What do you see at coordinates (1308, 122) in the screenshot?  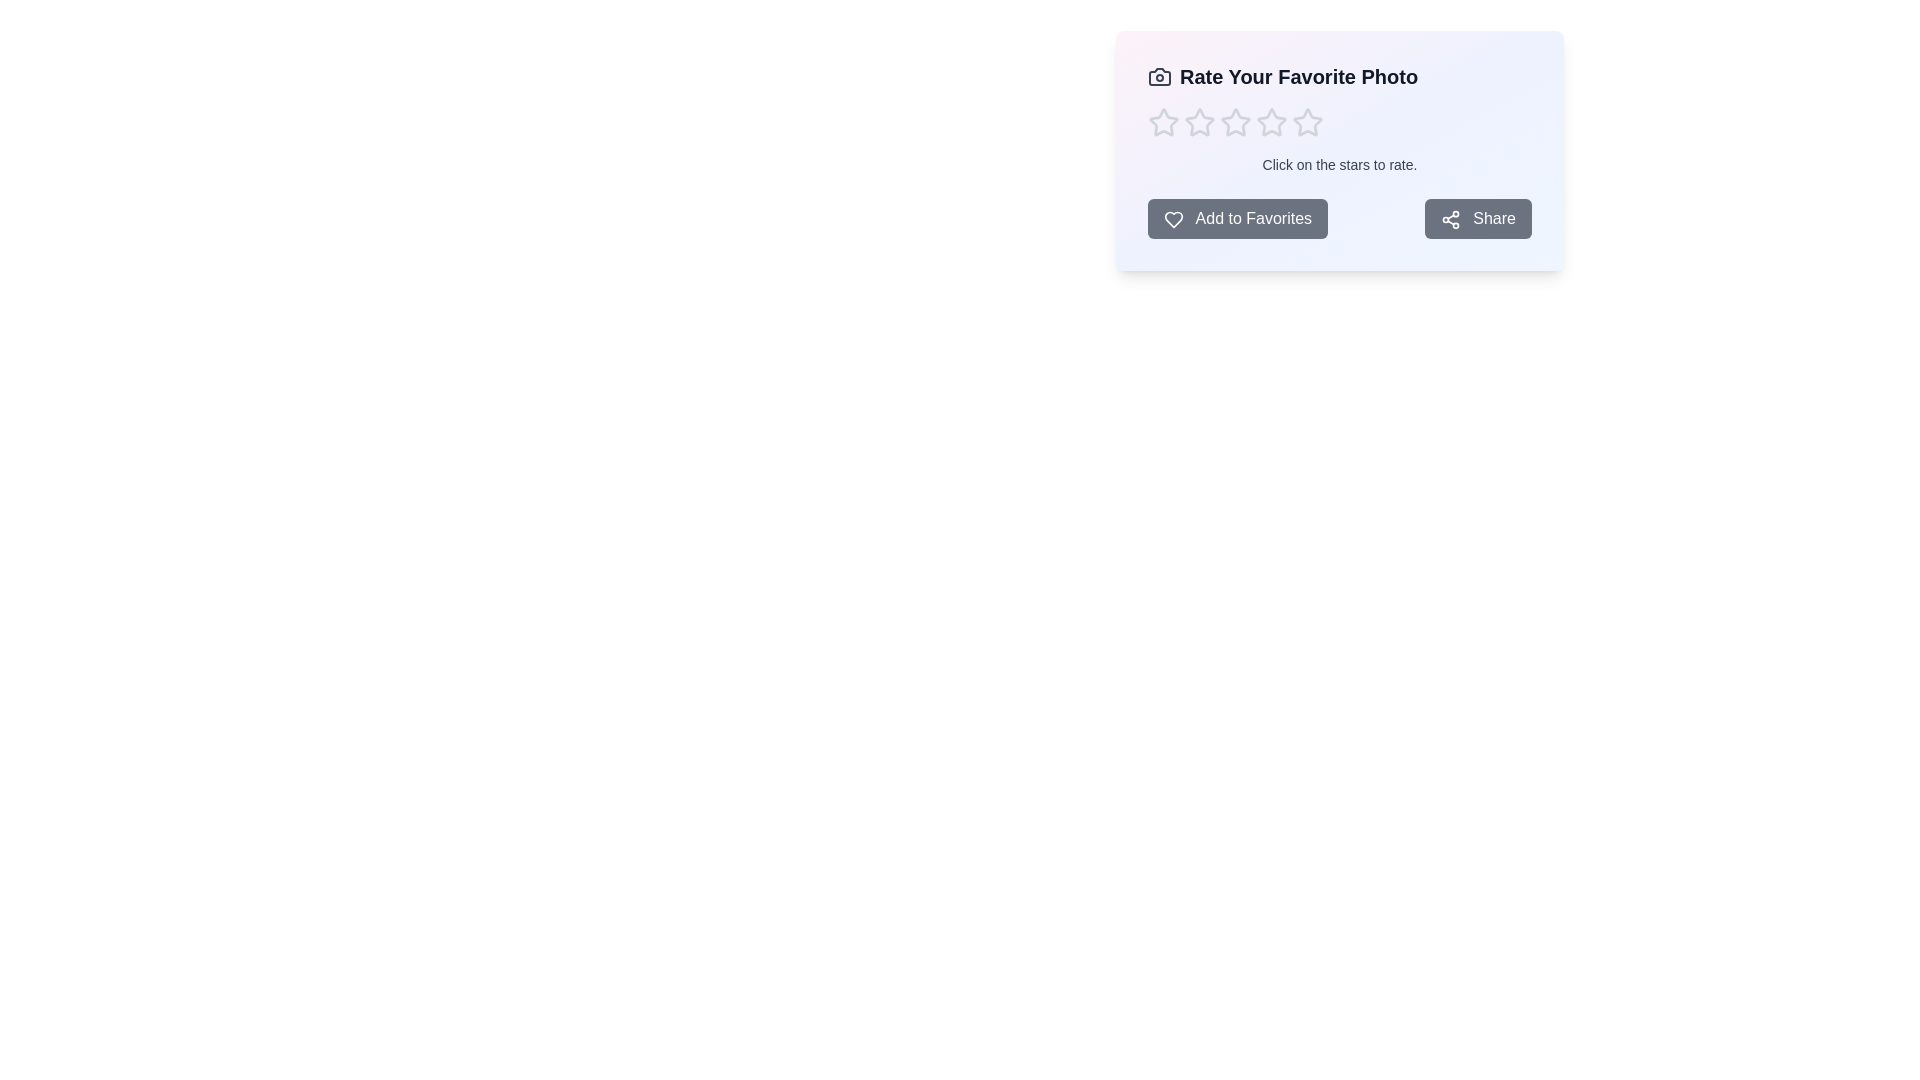 I see `the fourth star icon in the rating section under 'Rate Your Favorite Photo'` at bounding box center [1308, 122].